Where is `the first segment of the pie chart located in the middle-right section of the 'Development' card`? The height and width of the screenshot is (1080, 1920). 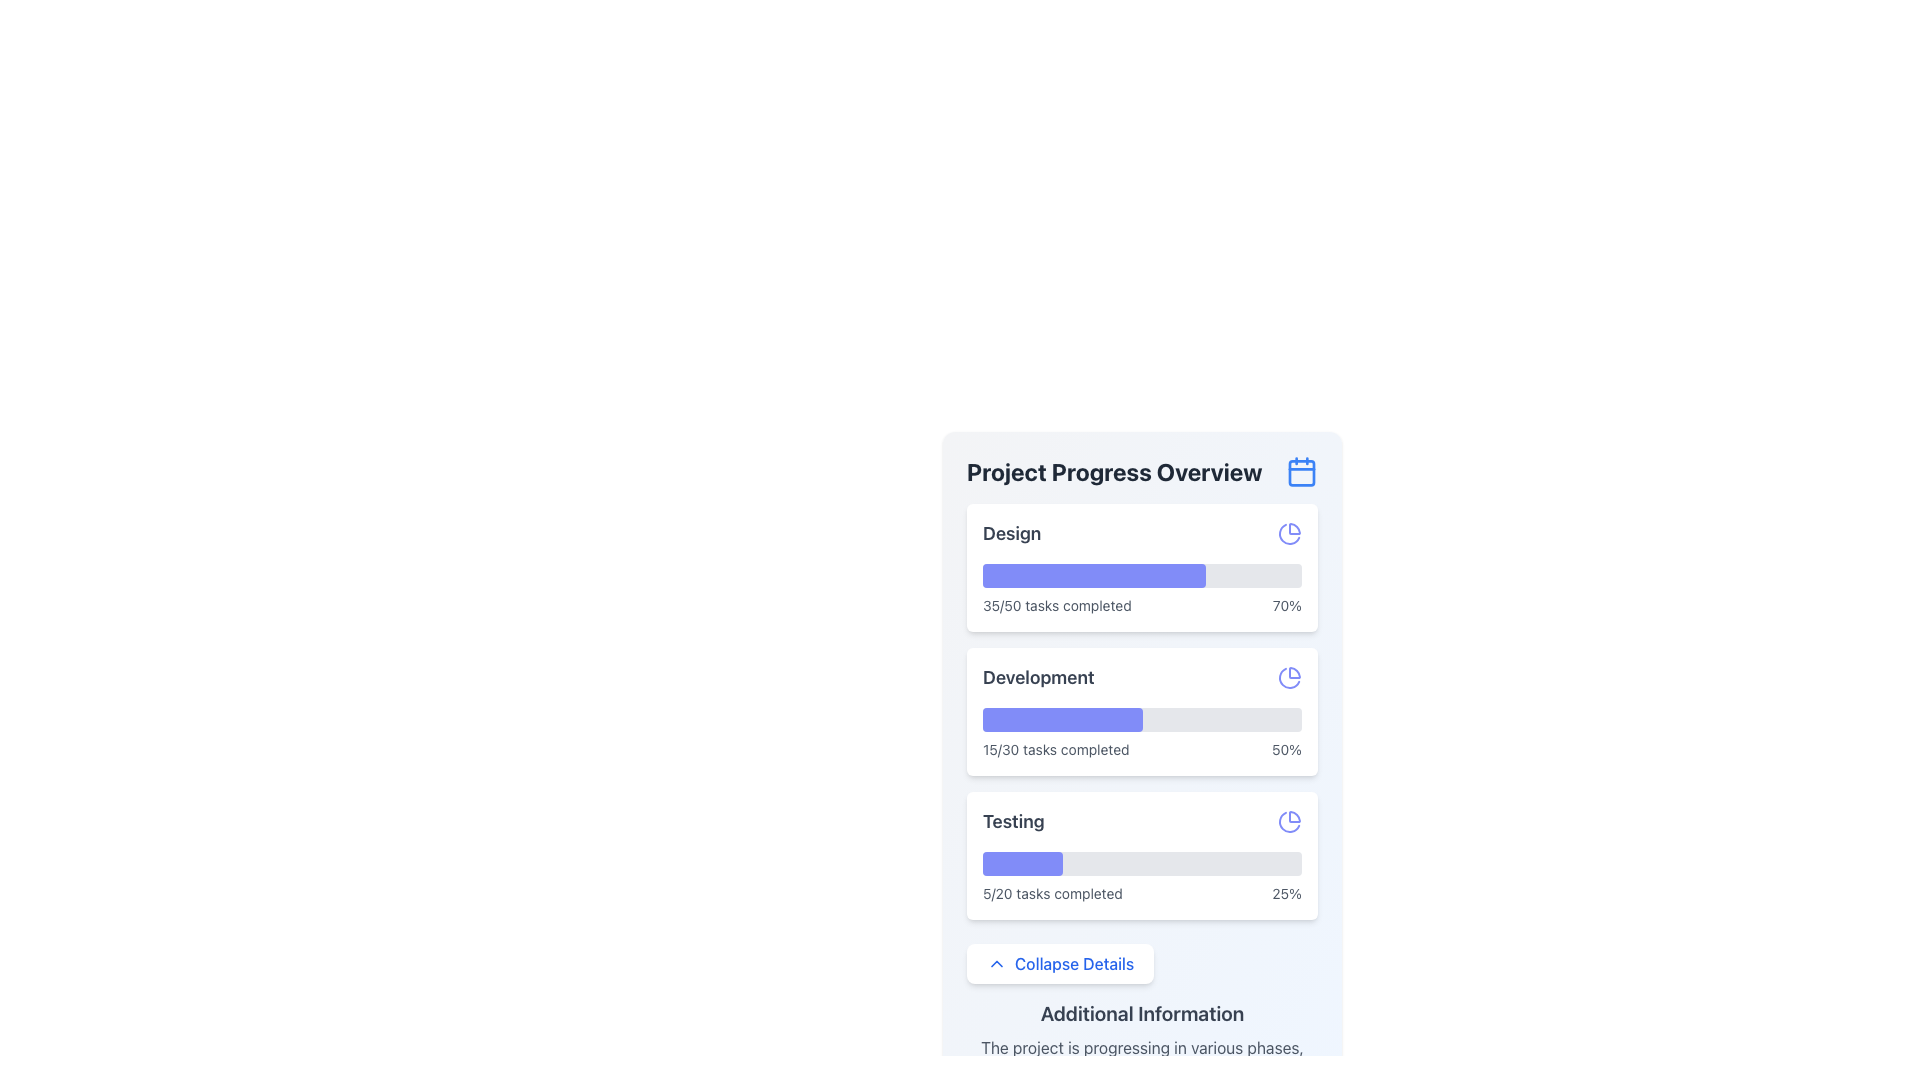
the first segment of the pie chart located in the middle-right section of the 'Development' card is located at coordinates (1295, 673).